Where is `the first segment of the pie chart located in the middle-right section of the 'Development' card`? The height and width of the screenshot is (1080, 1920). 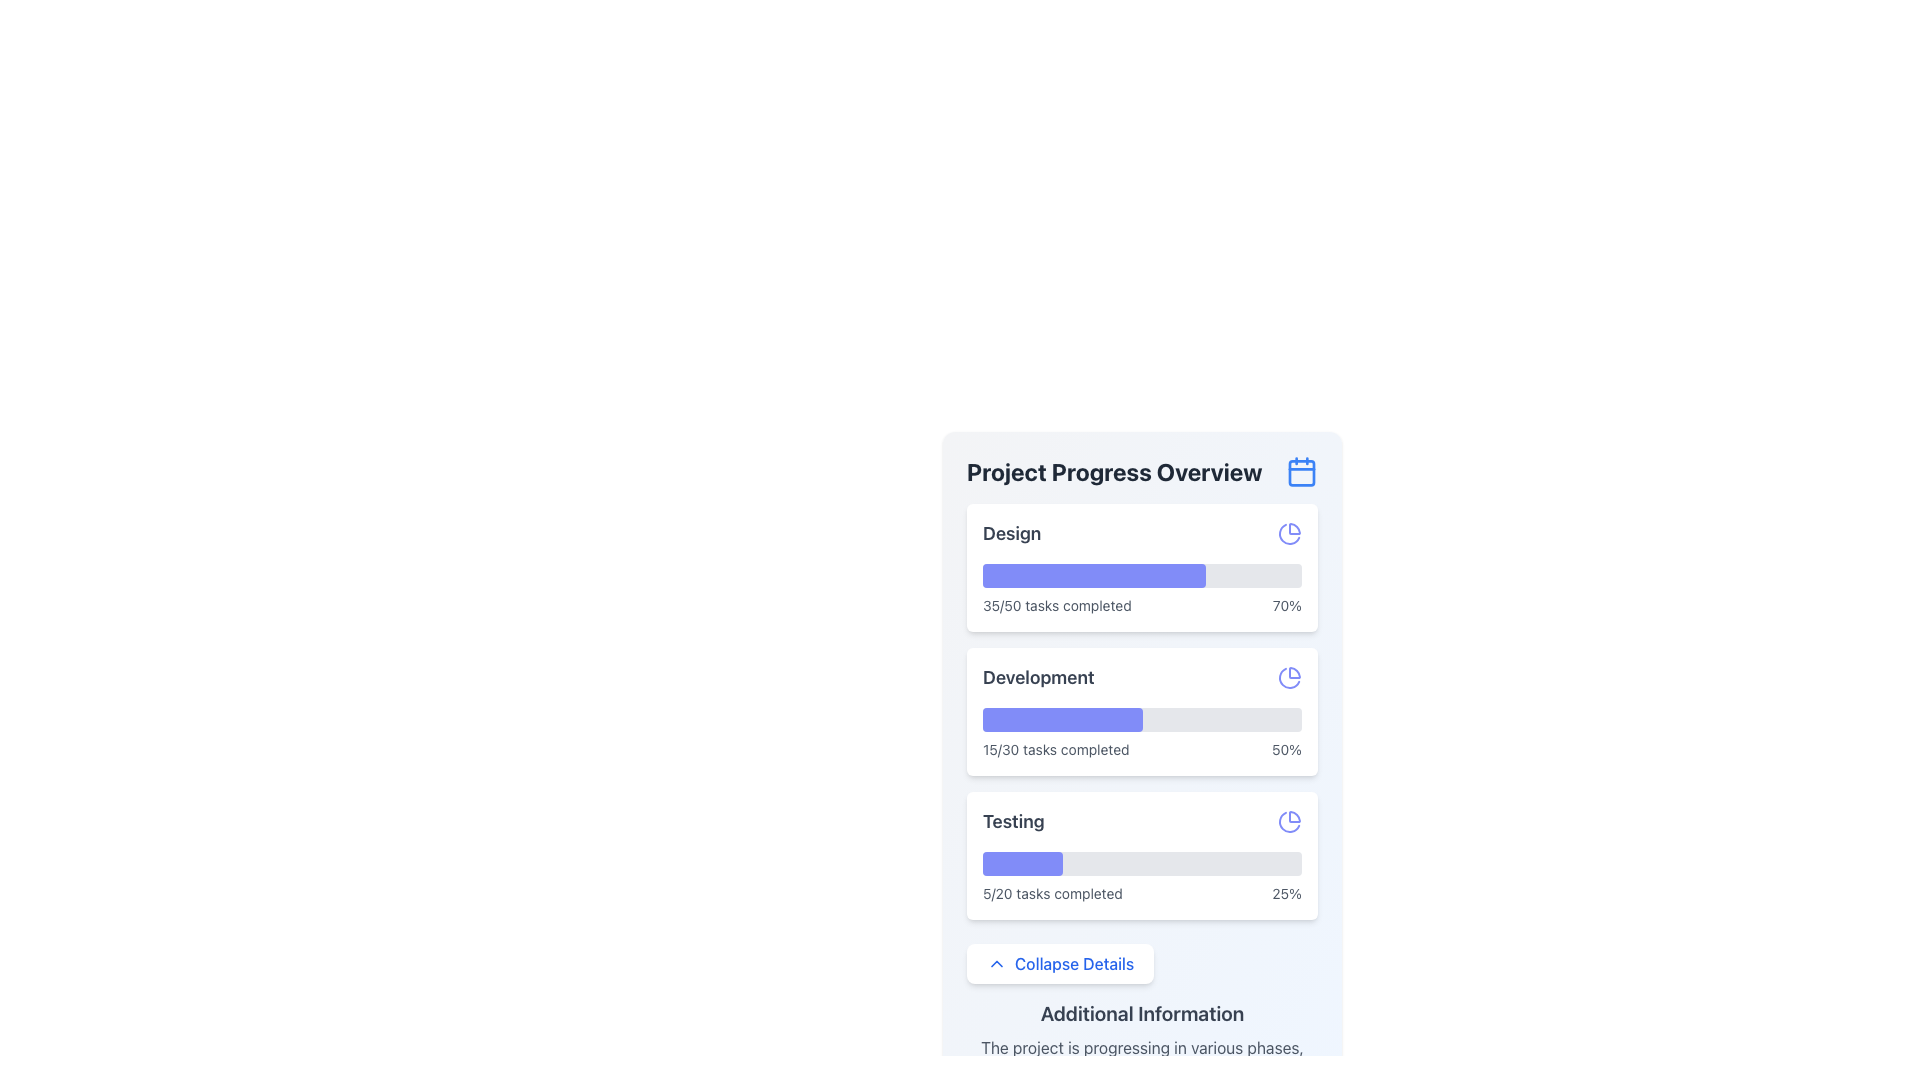
the first segment of the pie chart located in the middle-right section of the 'Development' card is located at coordinates (1295, 673).